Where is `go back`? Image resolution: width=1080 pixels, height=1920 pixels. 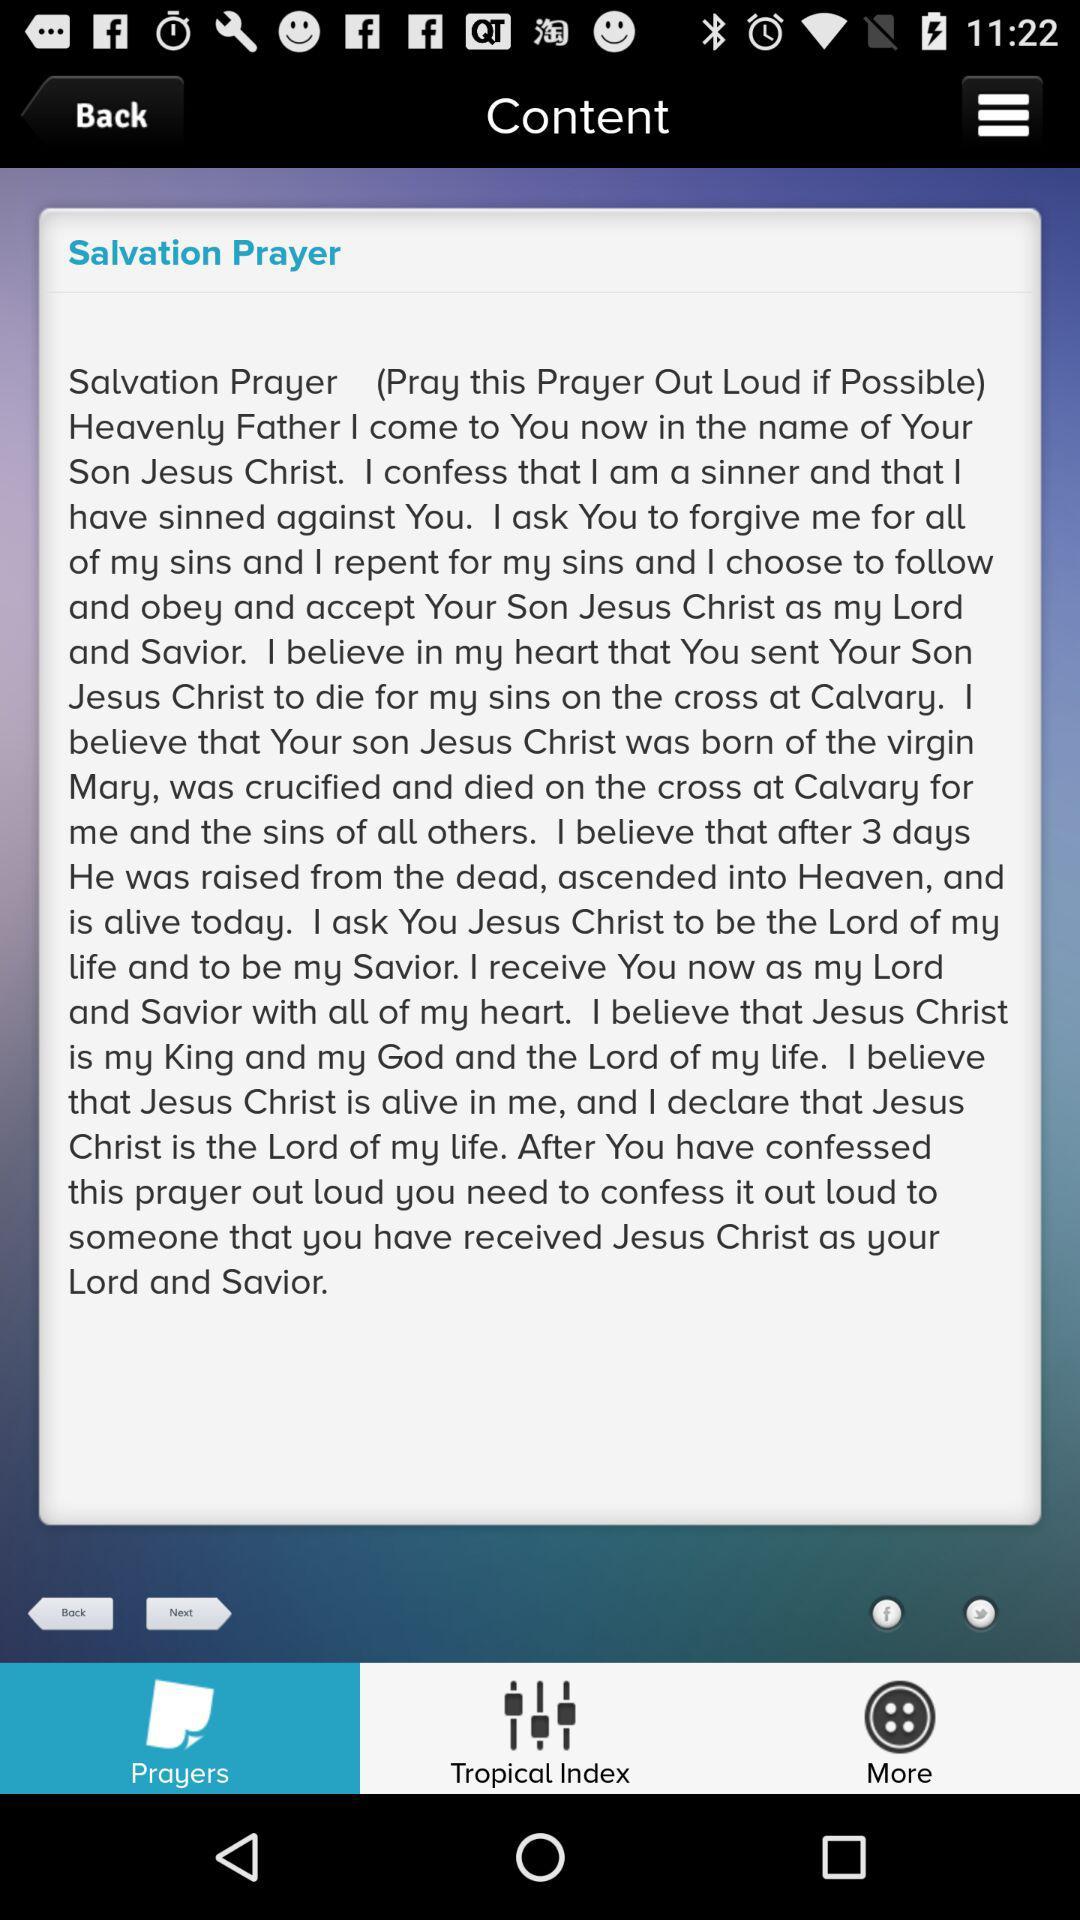 go back is located at coordinates (70, 1613).